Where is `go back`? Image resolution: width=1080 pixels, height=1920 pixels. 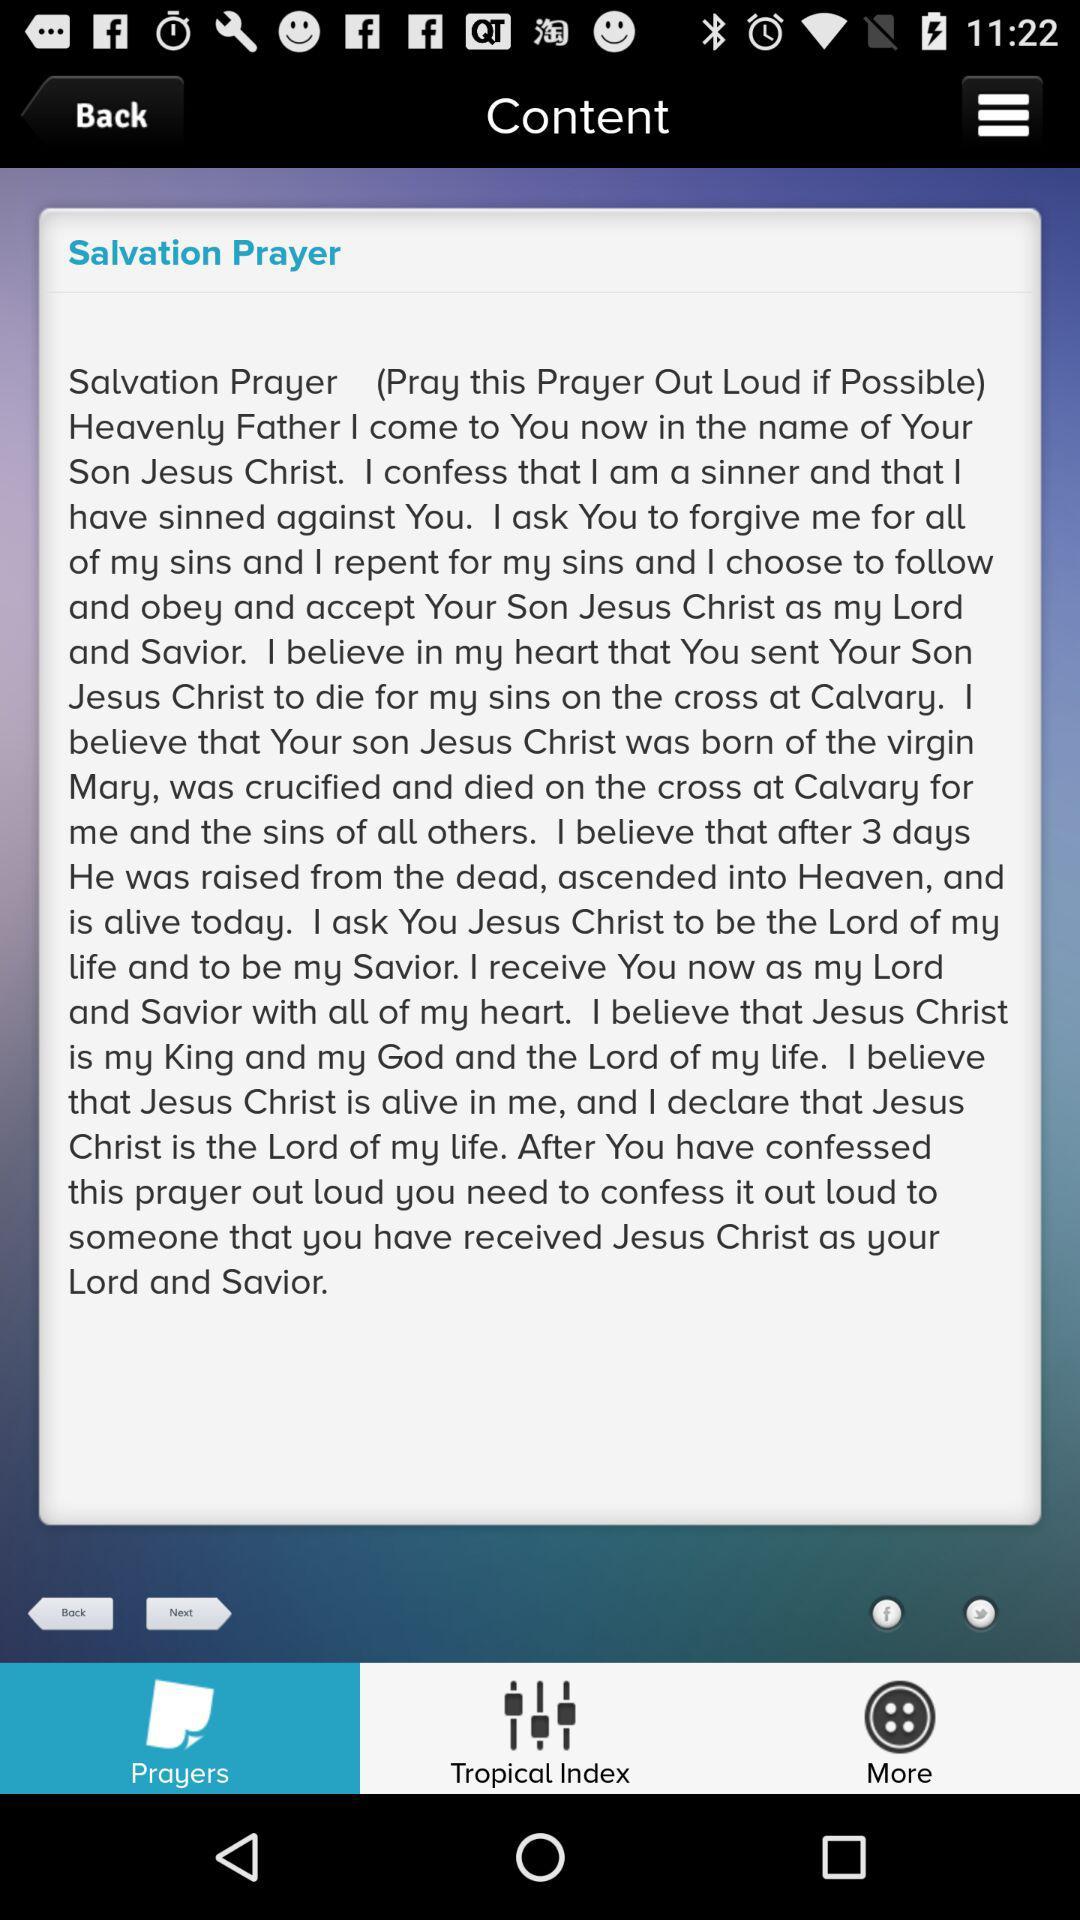 go back is located at coordinates (70, 1613).